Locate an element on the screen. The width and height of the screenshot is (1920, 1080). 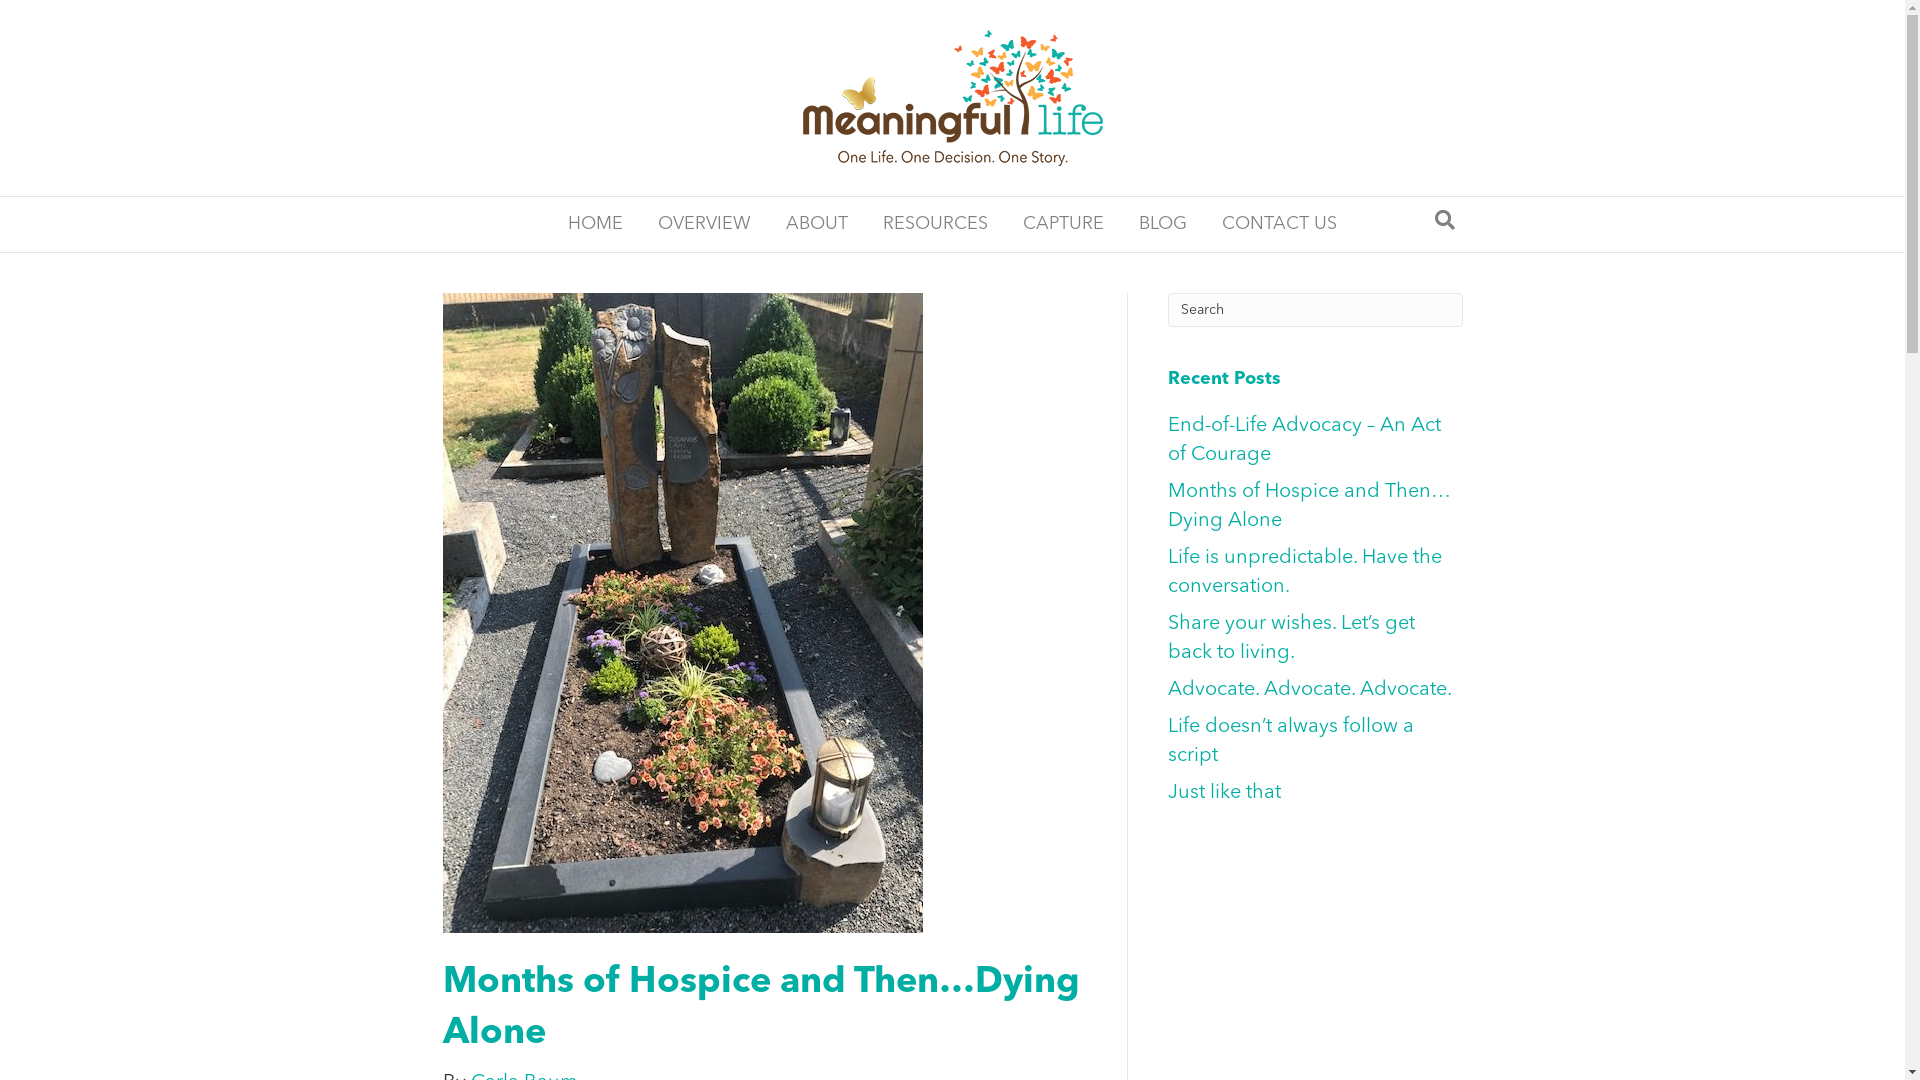
'OVERVIEW' is located at coordinates (704, 224).